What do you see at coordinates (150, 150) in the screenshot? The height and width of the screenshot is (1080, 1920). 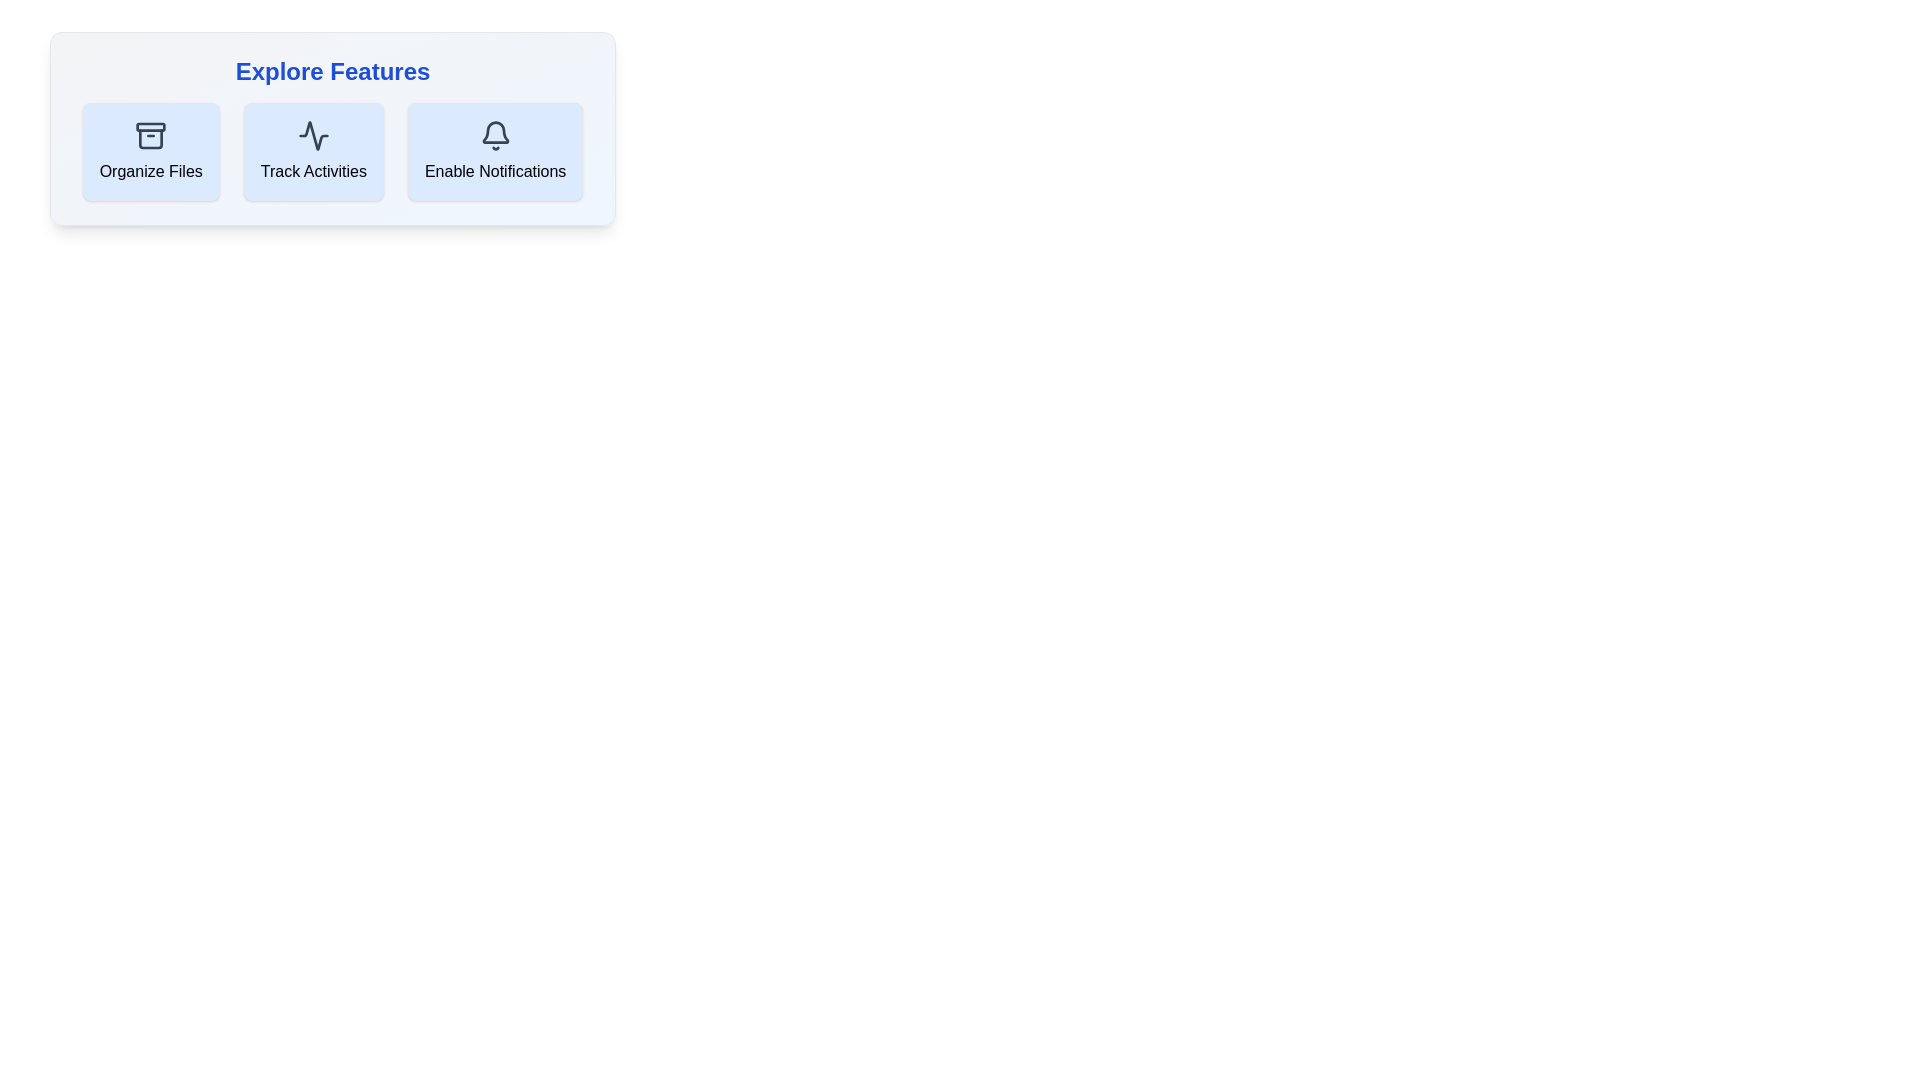 I see `the first button in the 'Explore Features' section` at bounding box center [150, 150].